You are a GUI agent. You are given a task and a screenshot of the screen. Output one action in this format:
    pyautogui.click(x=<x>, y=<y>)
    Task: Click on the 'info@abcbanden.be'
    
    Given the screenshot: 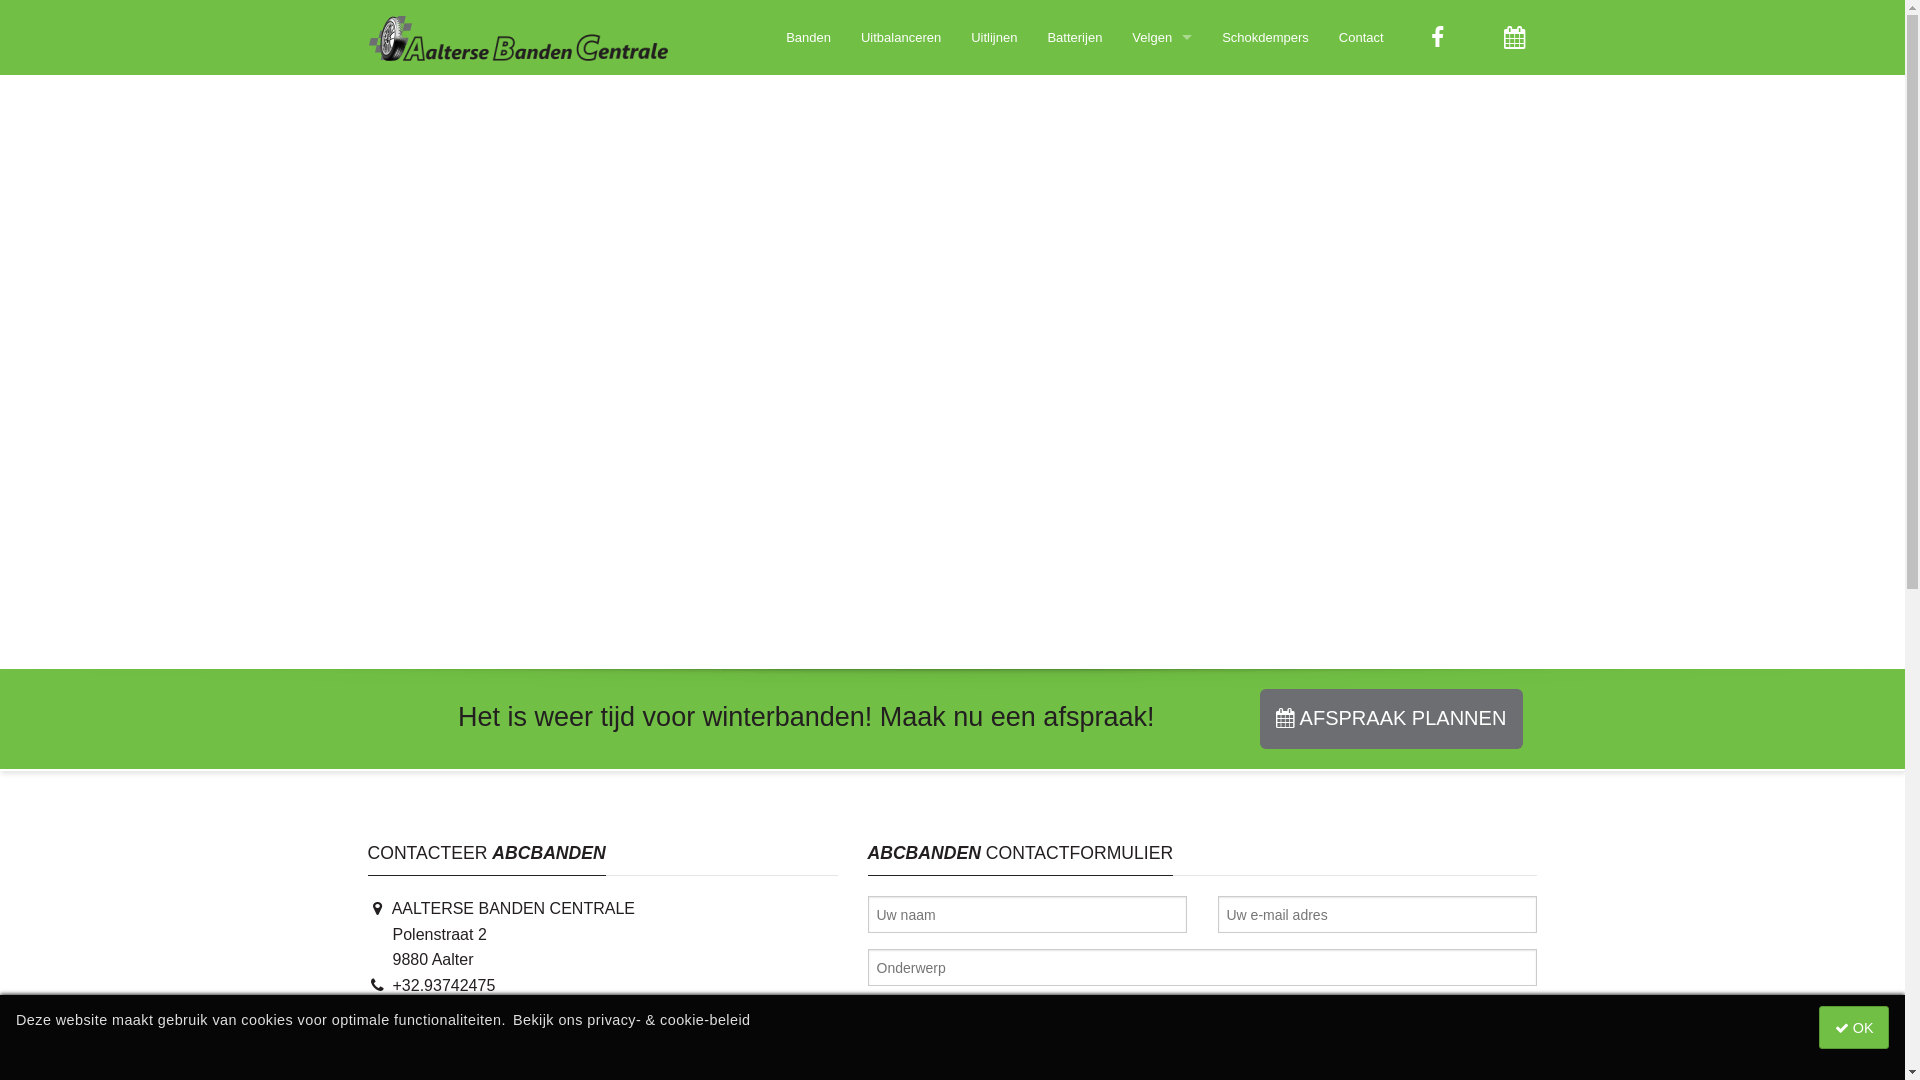 What is the action you would take?
    pyautogui.click(x=450, y=1035)
    